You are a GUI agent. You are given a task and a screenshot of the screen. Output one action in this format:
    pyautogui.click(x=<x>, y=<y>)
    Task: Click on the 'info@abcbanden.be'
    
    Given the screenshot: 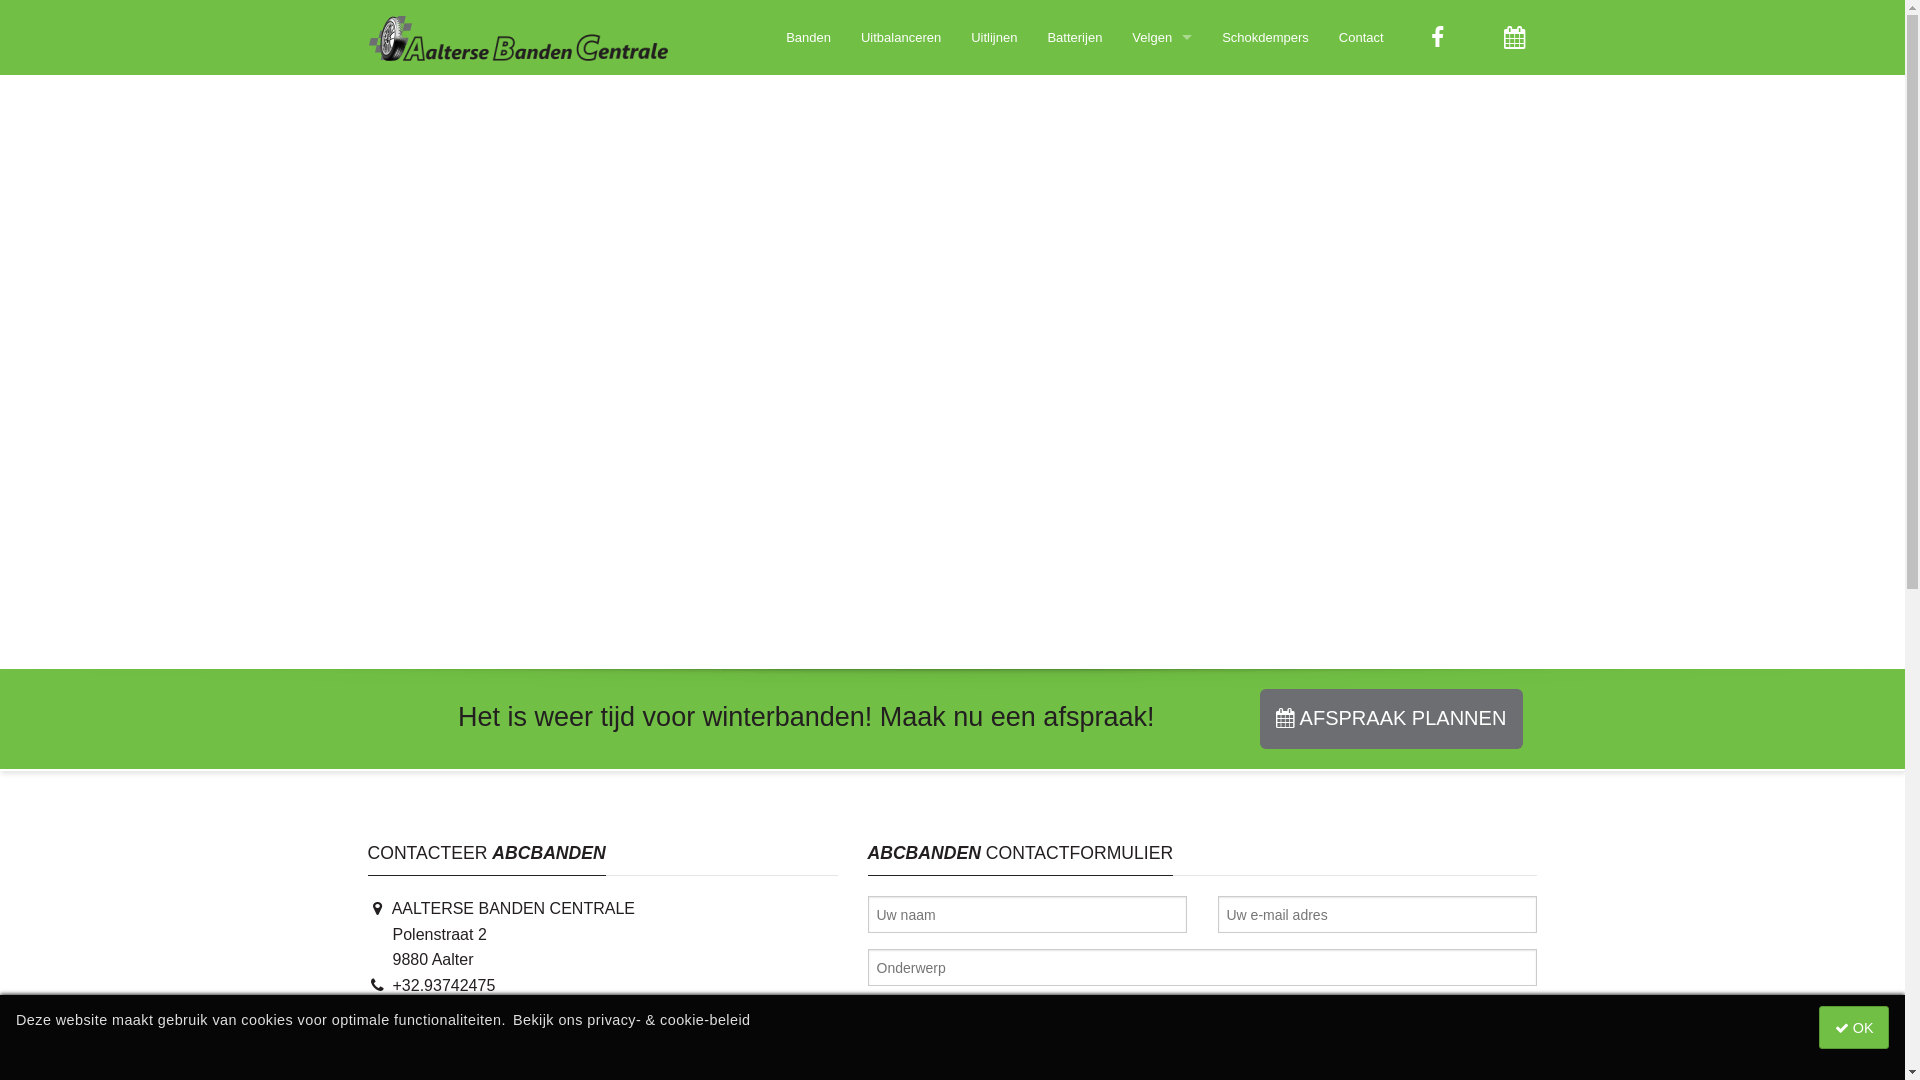 What is the action you would take?
    pyautogui.click(x=450, y=1035)
    